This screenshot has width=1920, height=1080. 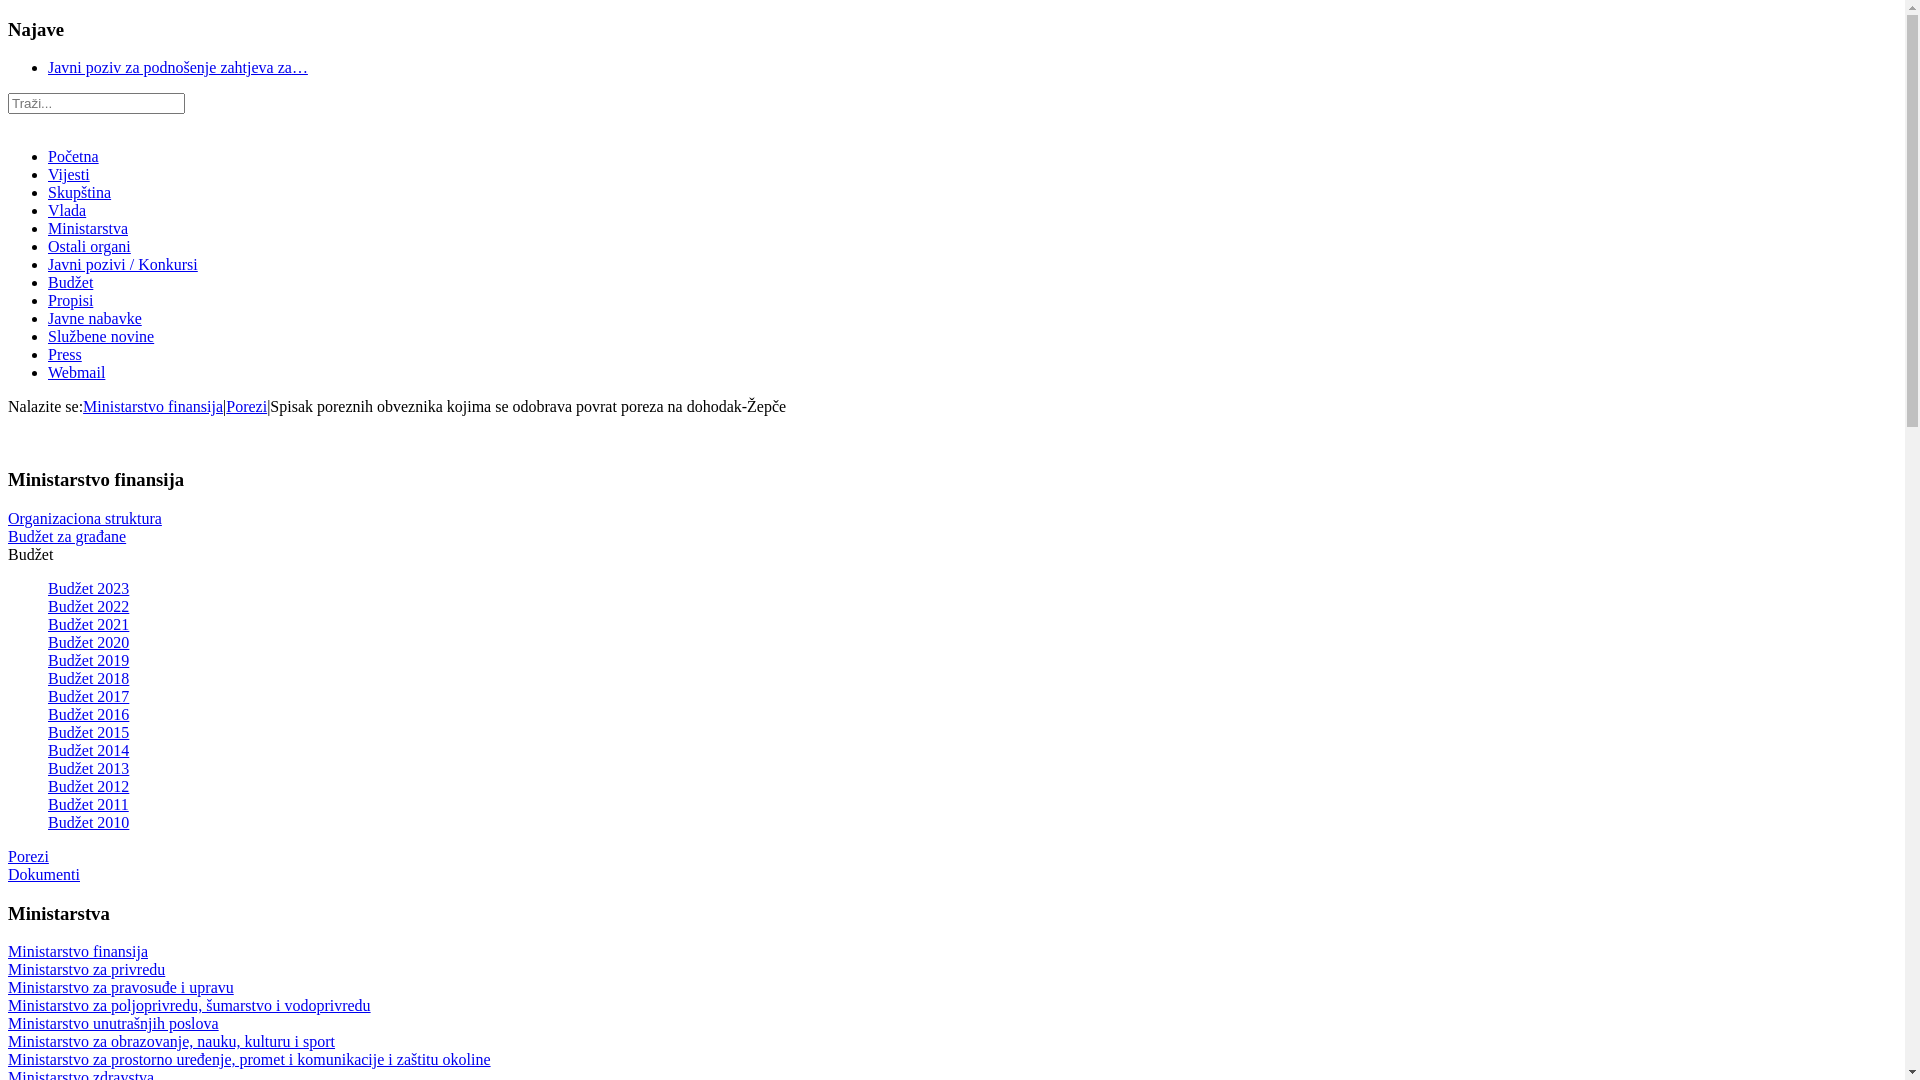 I want to click on 'Vlada', so click(x=67, y=210).